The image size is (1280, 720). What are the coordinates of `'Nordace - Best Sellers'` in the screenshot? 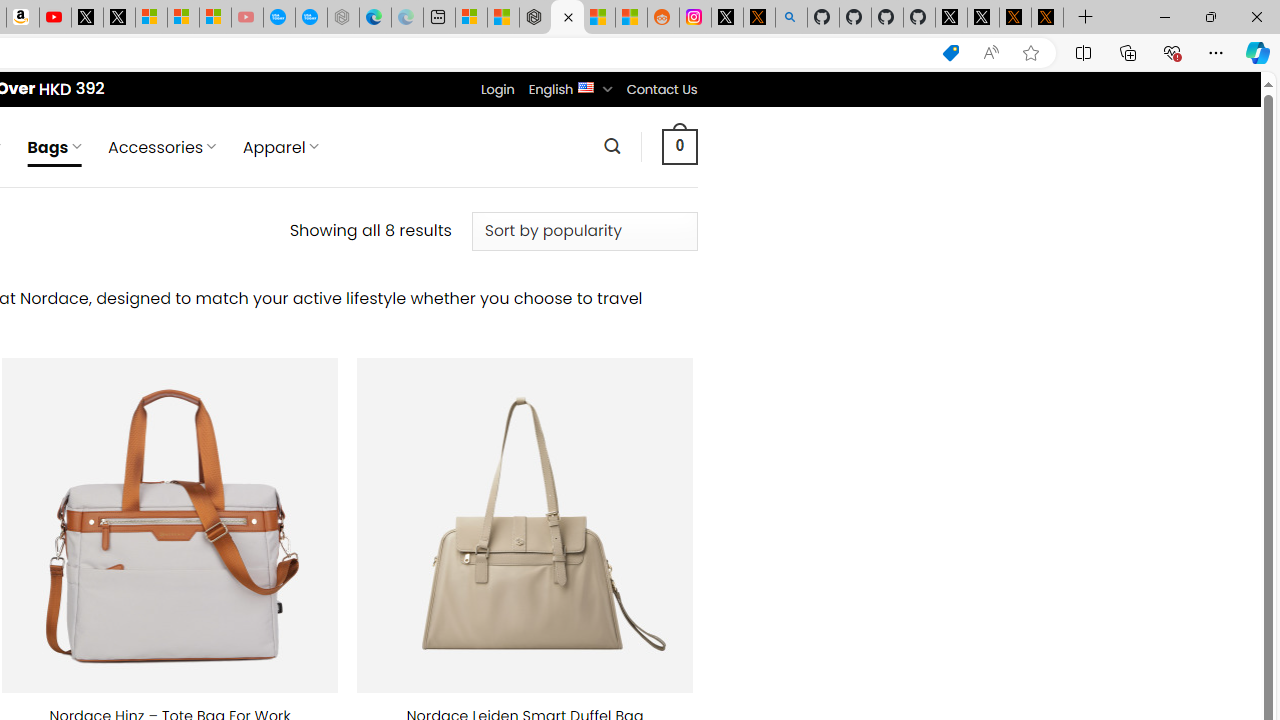 It's located at (535, 17).